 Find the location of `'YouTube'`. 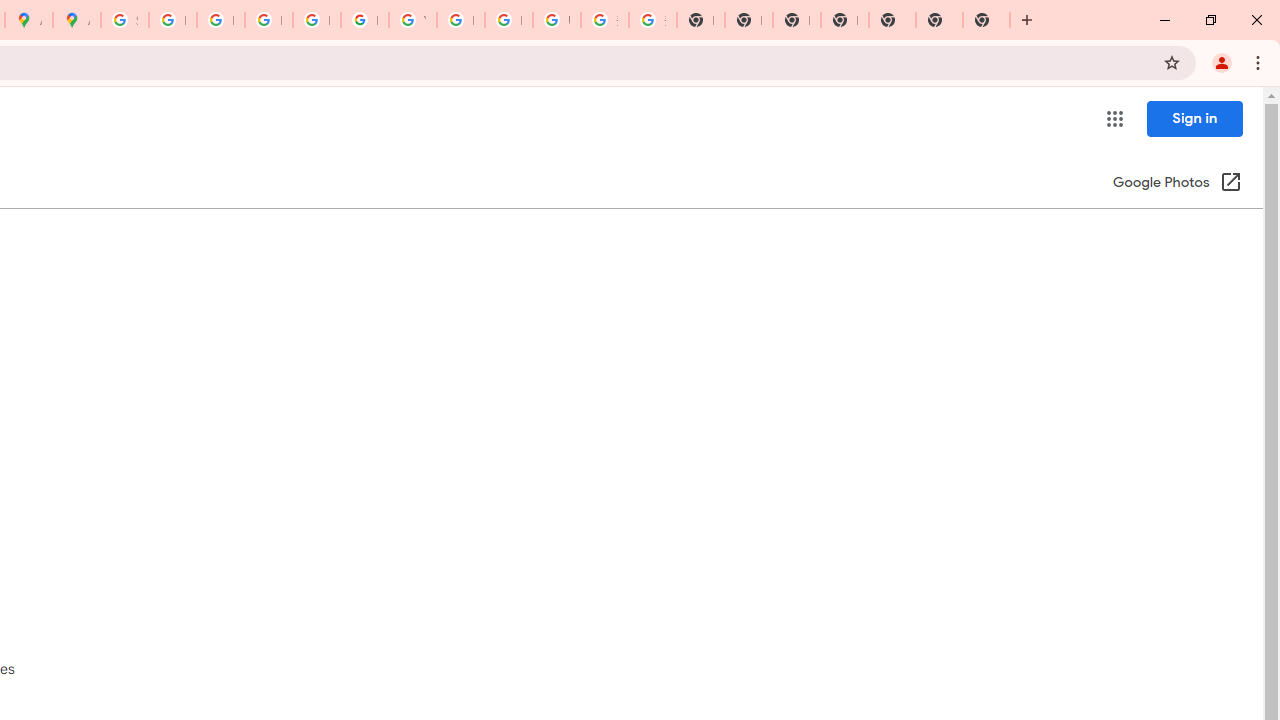

'YouTube' is located at coordinates (411, 20).